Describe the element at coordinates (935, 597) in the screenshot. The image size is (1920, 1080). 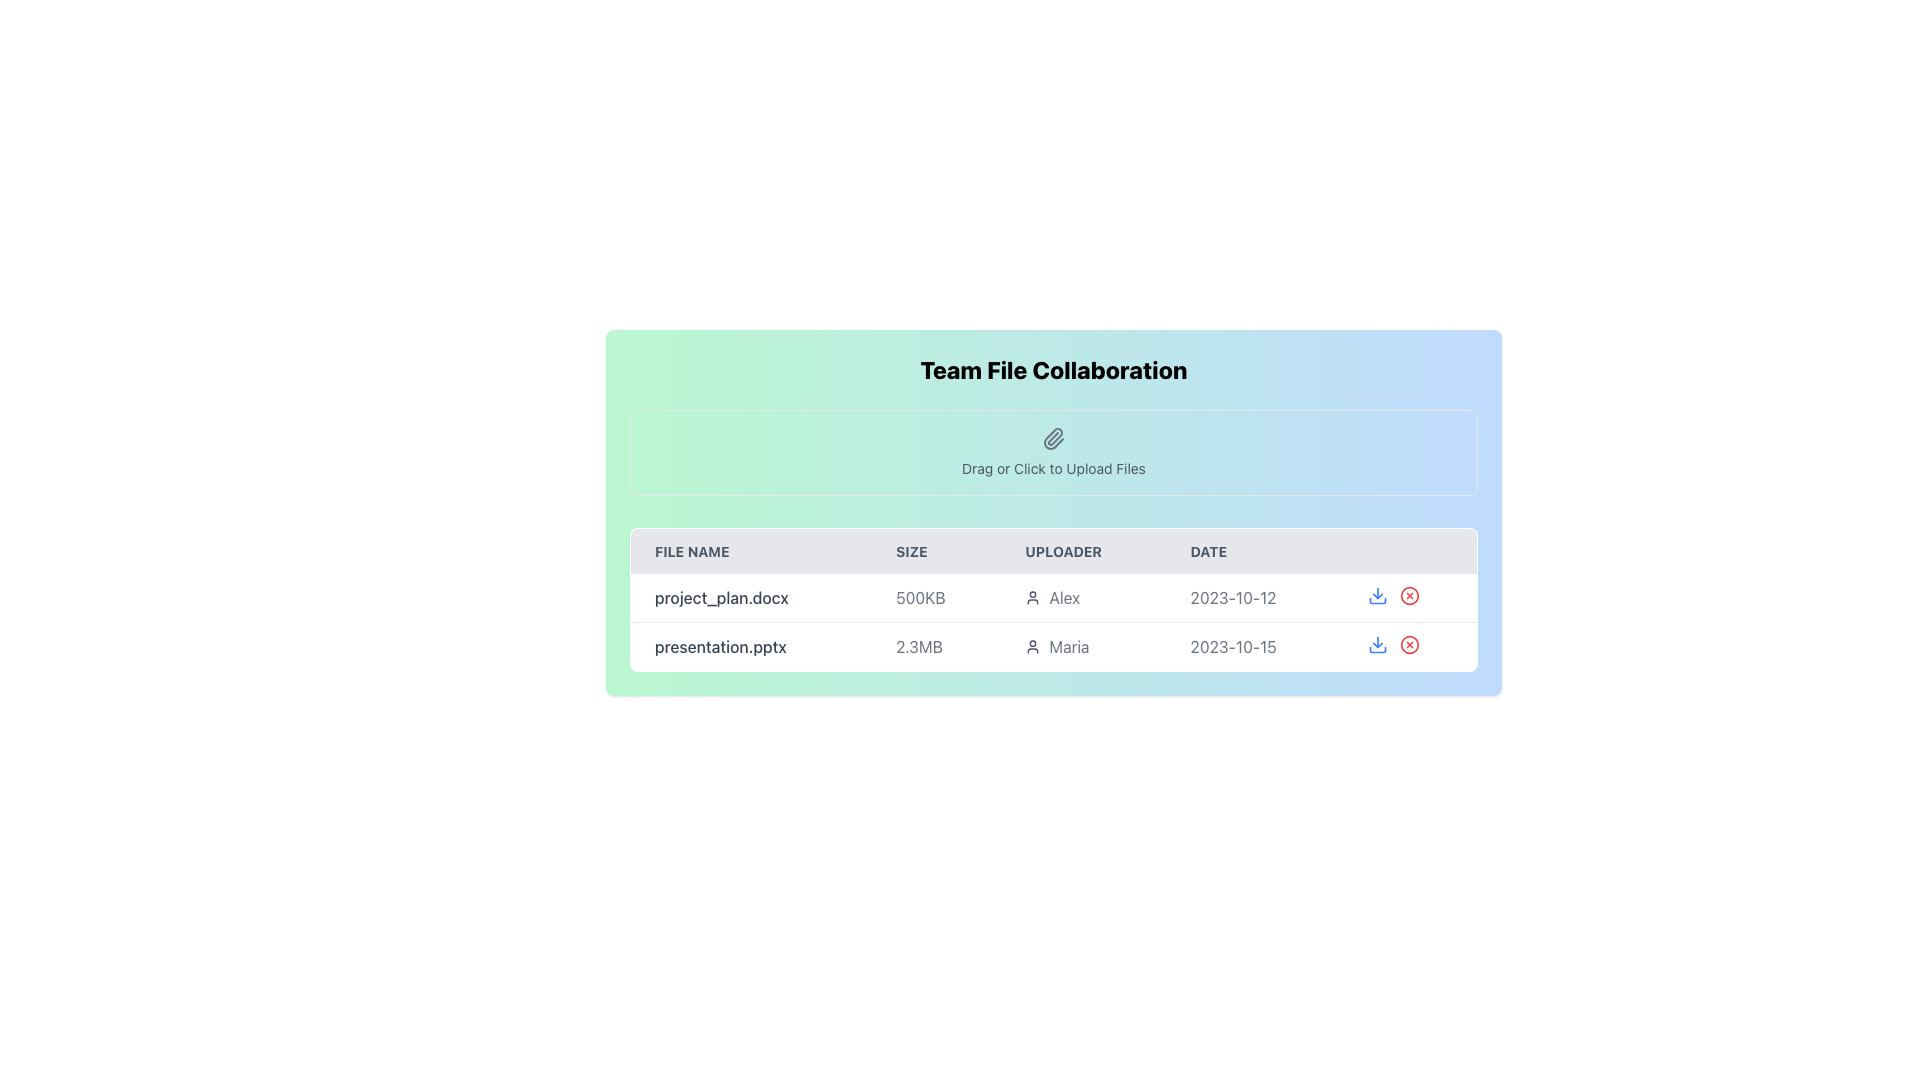
I see `the Text label that displays the file size for 'project_plan.docx', located in the second column of the first row of the table` at that location.